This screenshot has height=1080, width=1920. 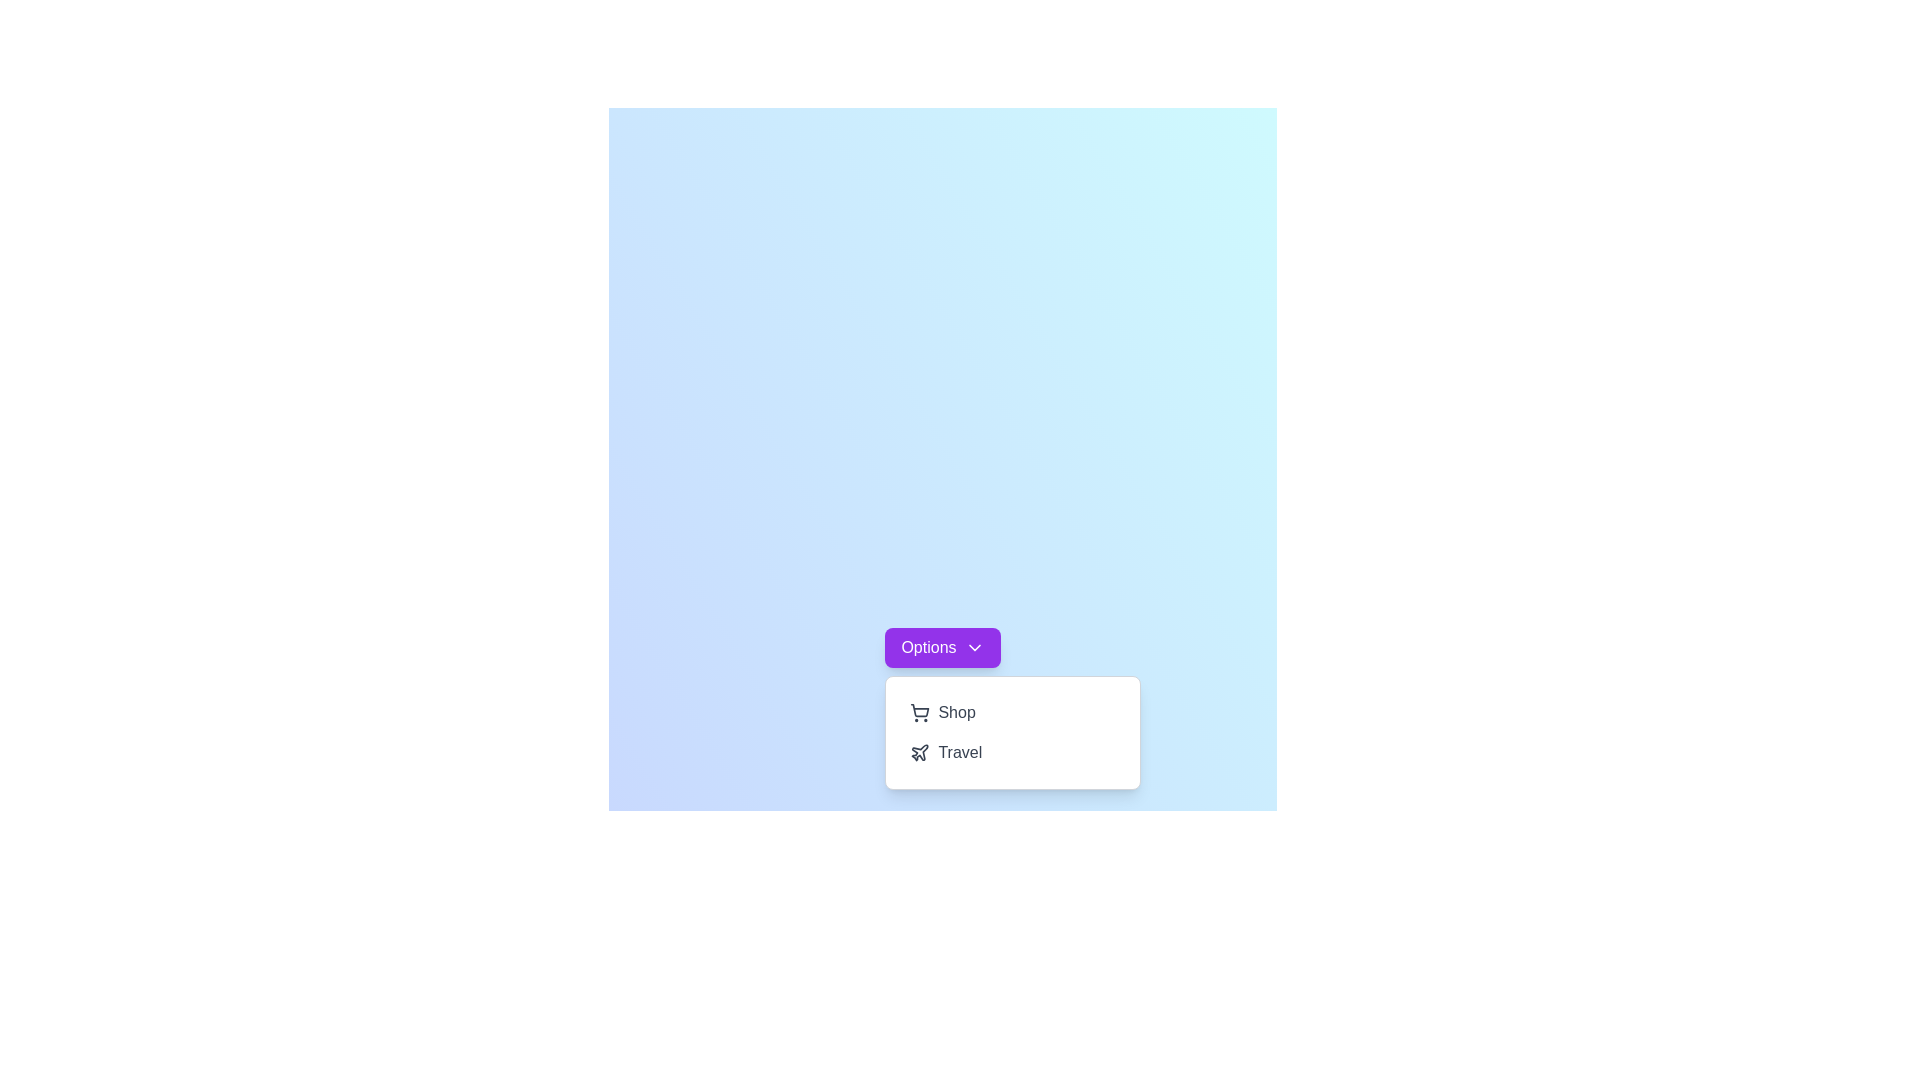 What do you see at coordinates (974, 648) in the screenshot?
I see `the dropdown indicator icon (SVG) located on the right side of the 'Options' button` at bounding box center [974, 648].